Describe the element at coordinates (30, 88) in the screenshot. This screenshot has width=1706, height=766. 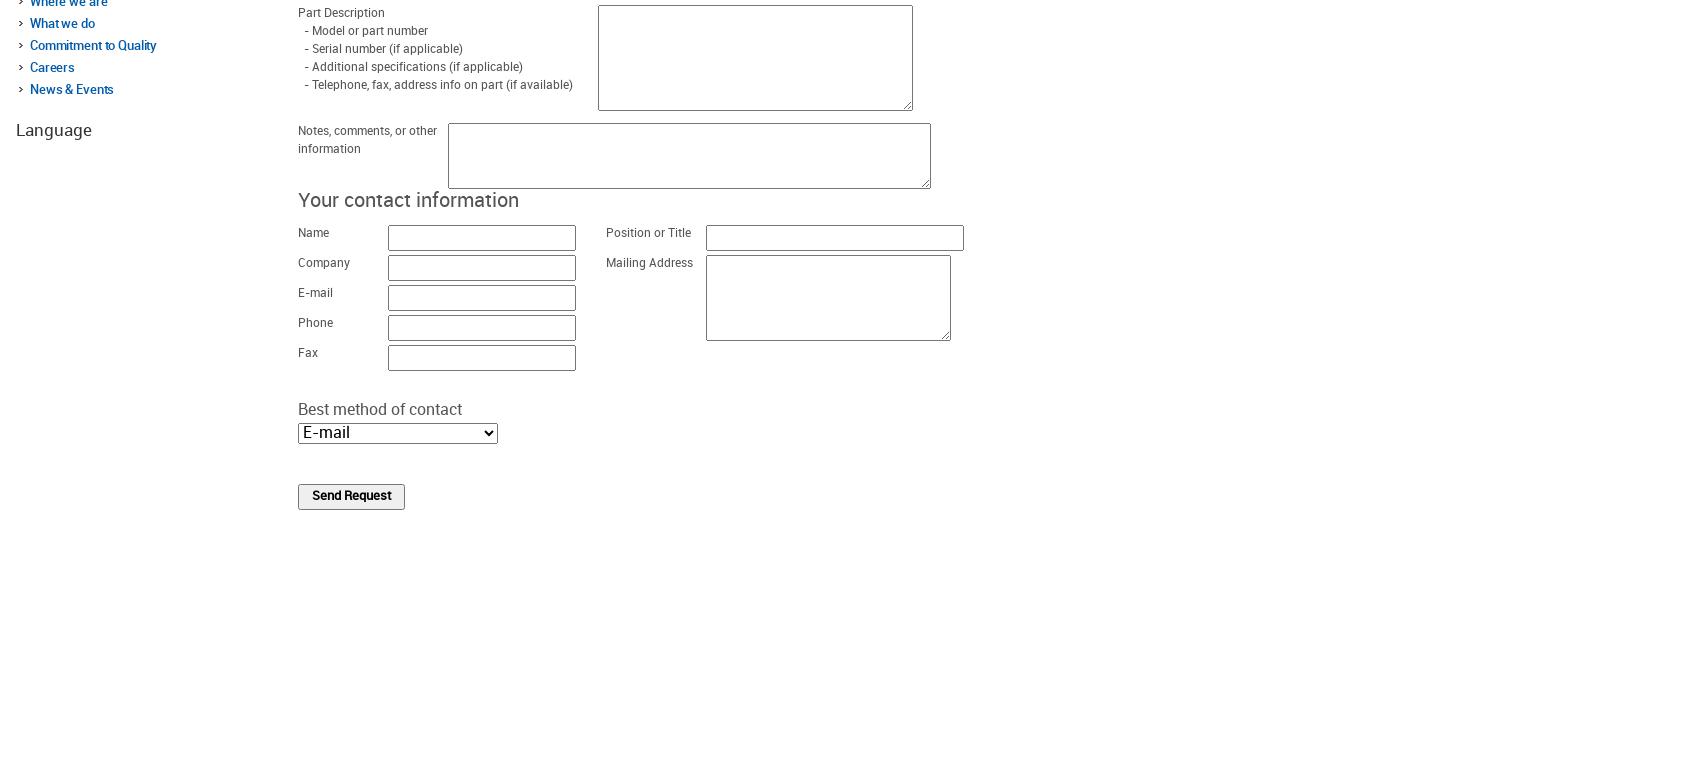
I see `'News & Events'` at that location.